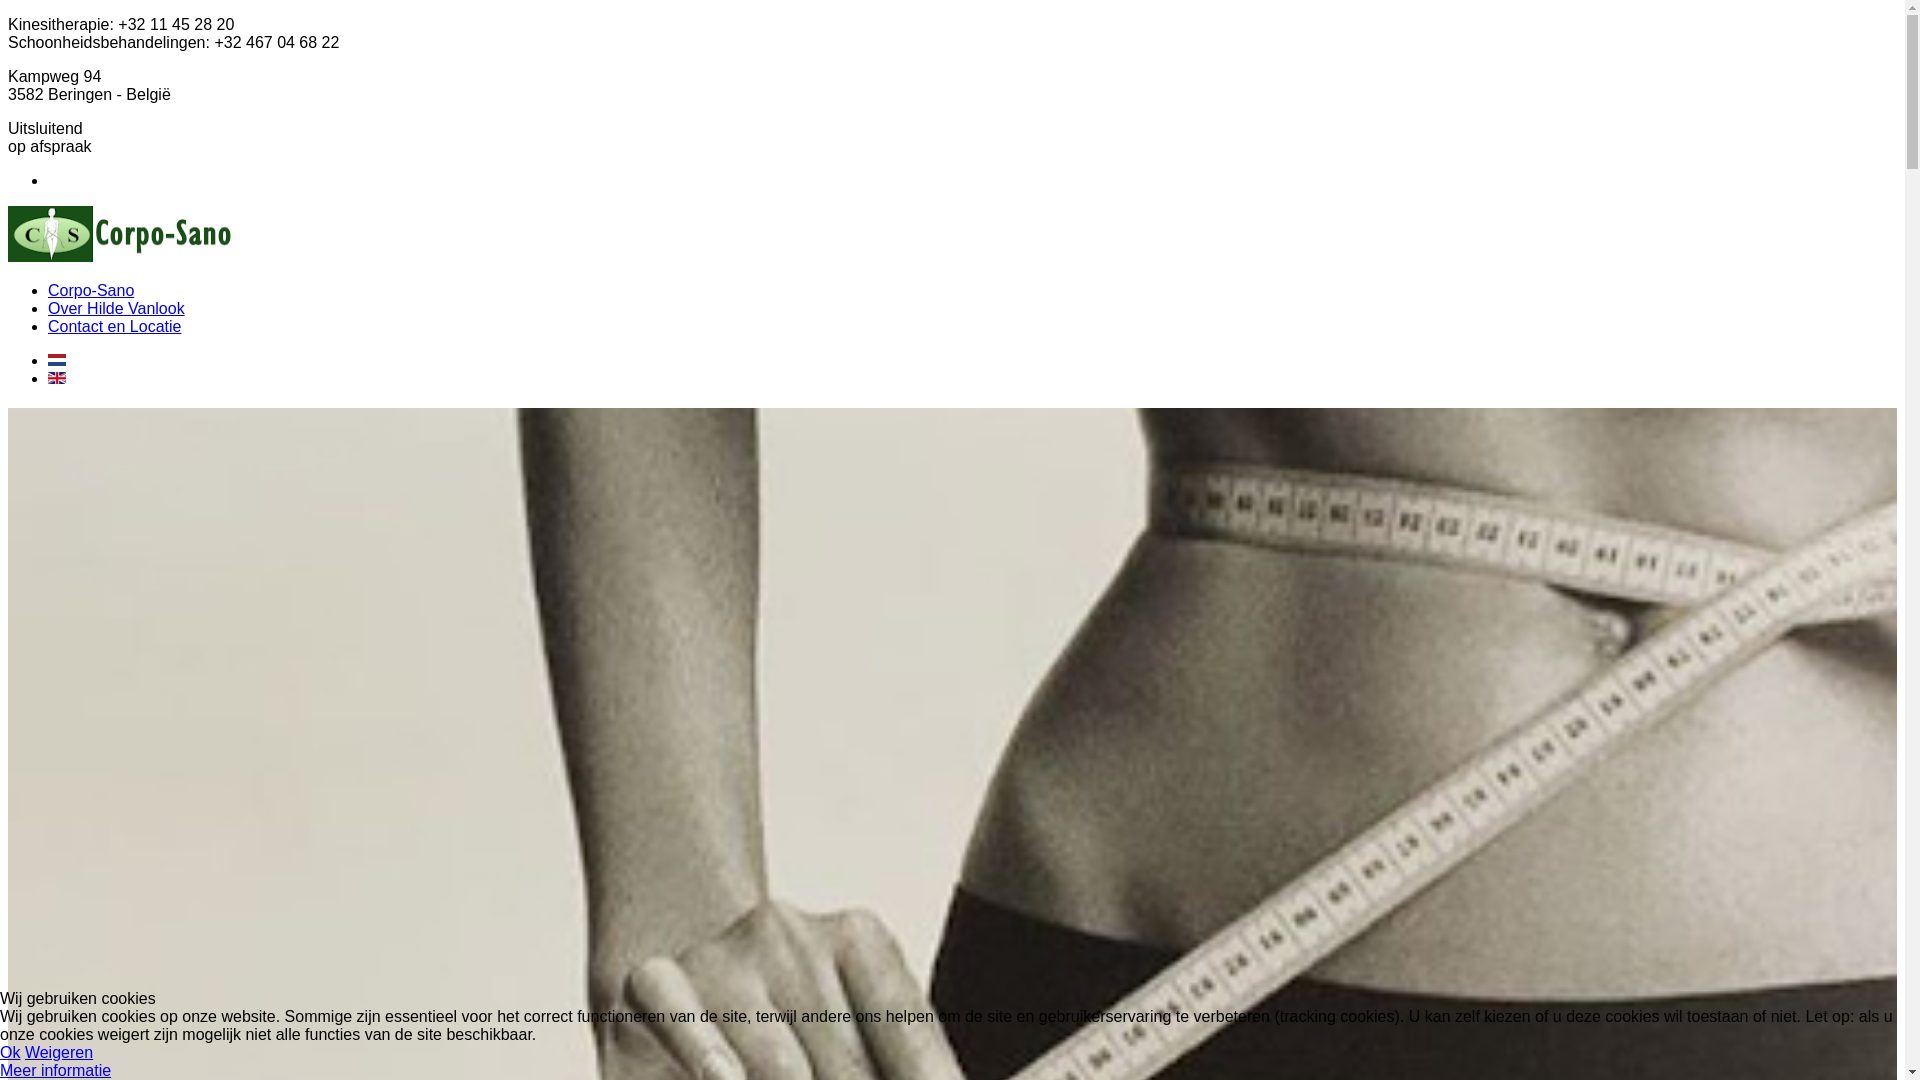 This screenshot has height=1080, width=1920. I want to click on 'English (UK)', so click(48, 378).